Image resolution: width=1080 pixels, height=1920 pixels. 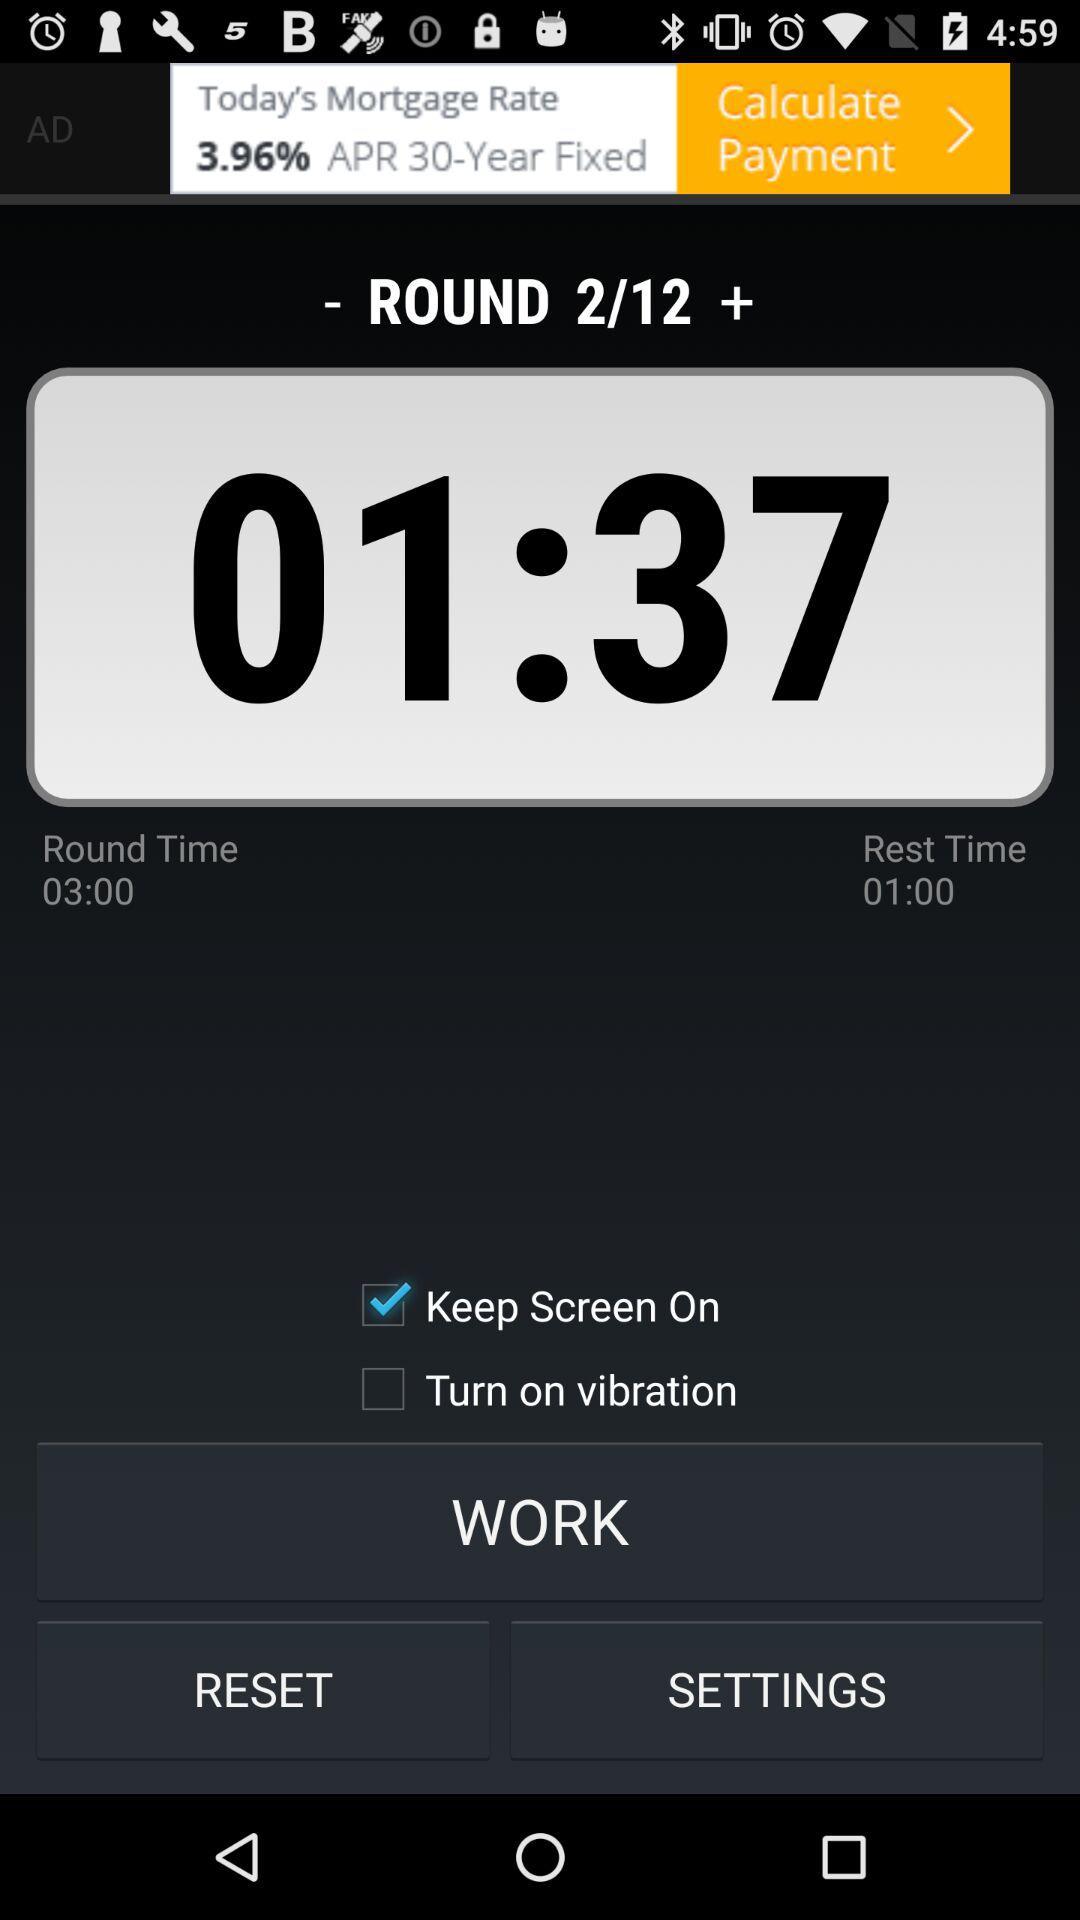 I want to click on advertisement banner, so click(x=589, y=127).